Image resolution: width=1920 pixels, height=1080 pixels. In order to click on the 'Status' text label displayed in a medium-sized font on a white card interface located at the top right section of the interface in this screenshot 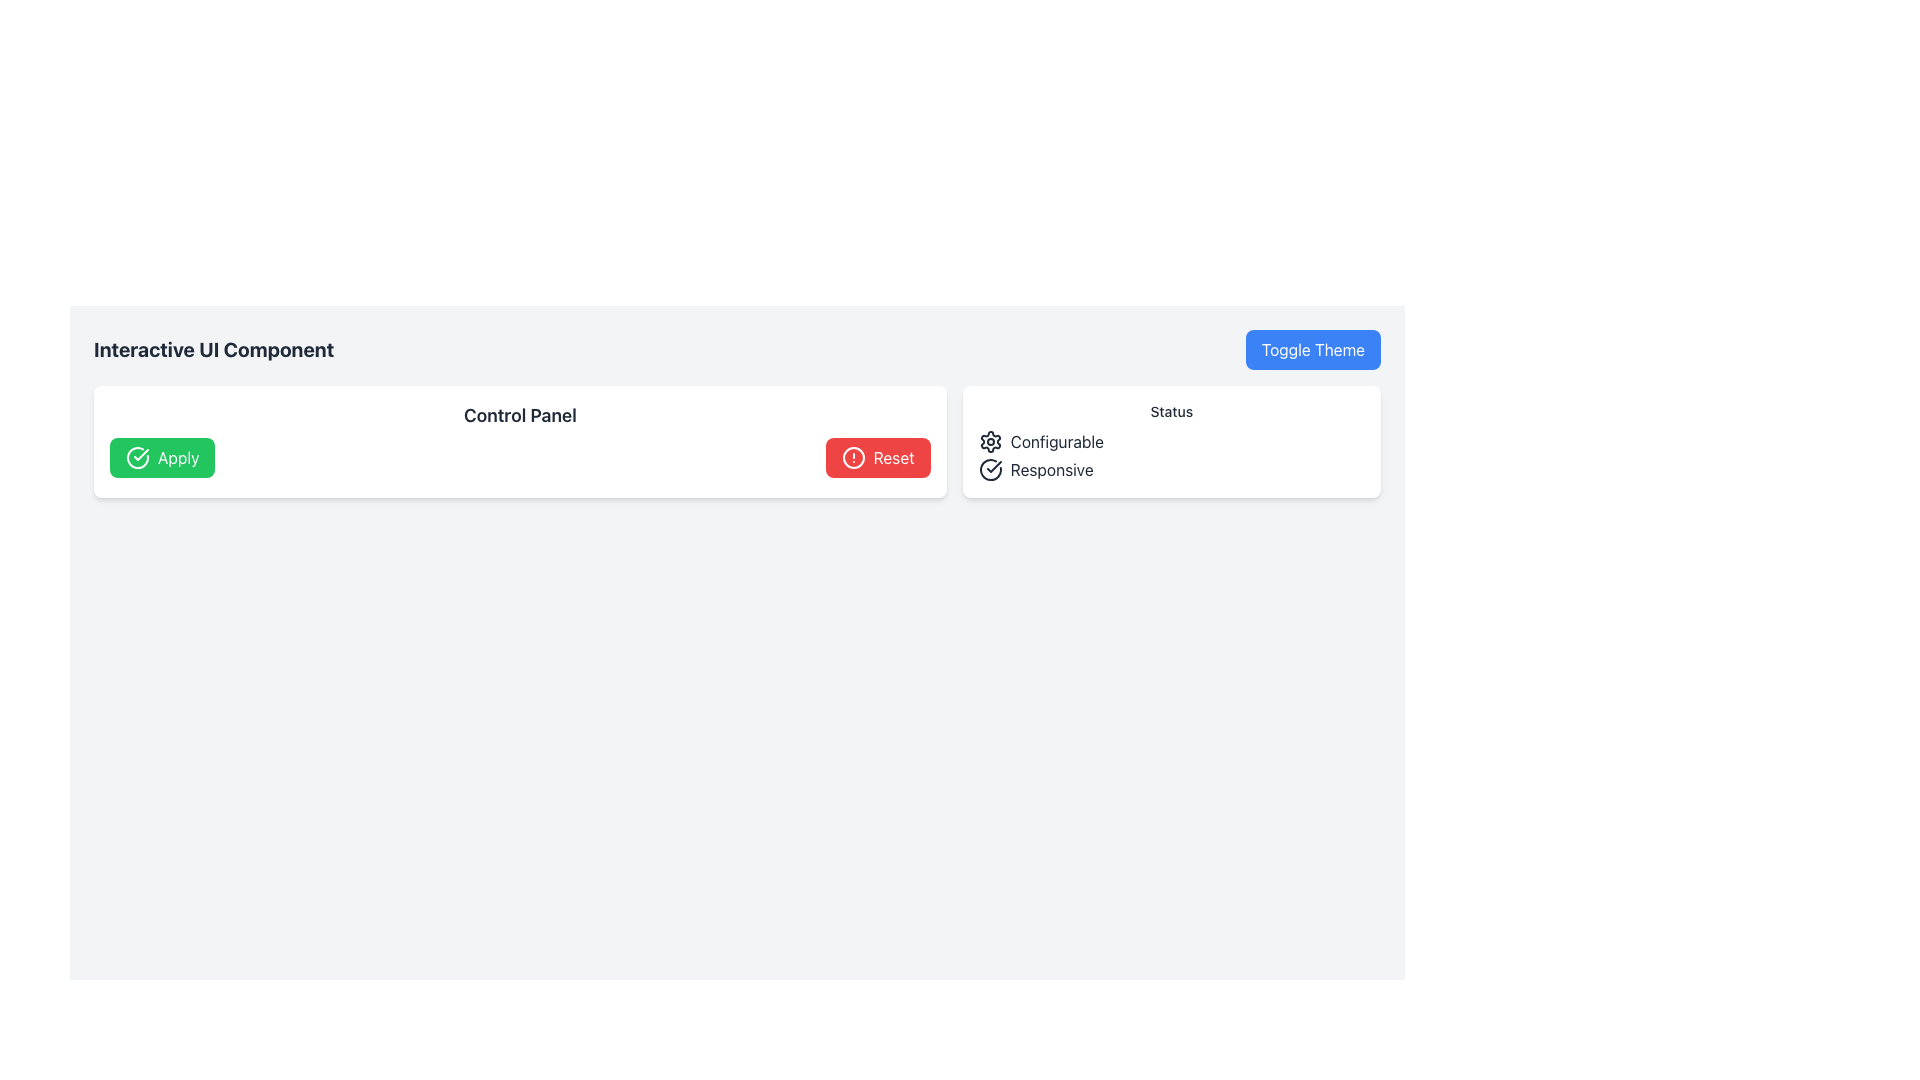, I will do `click(1171, 411)`.